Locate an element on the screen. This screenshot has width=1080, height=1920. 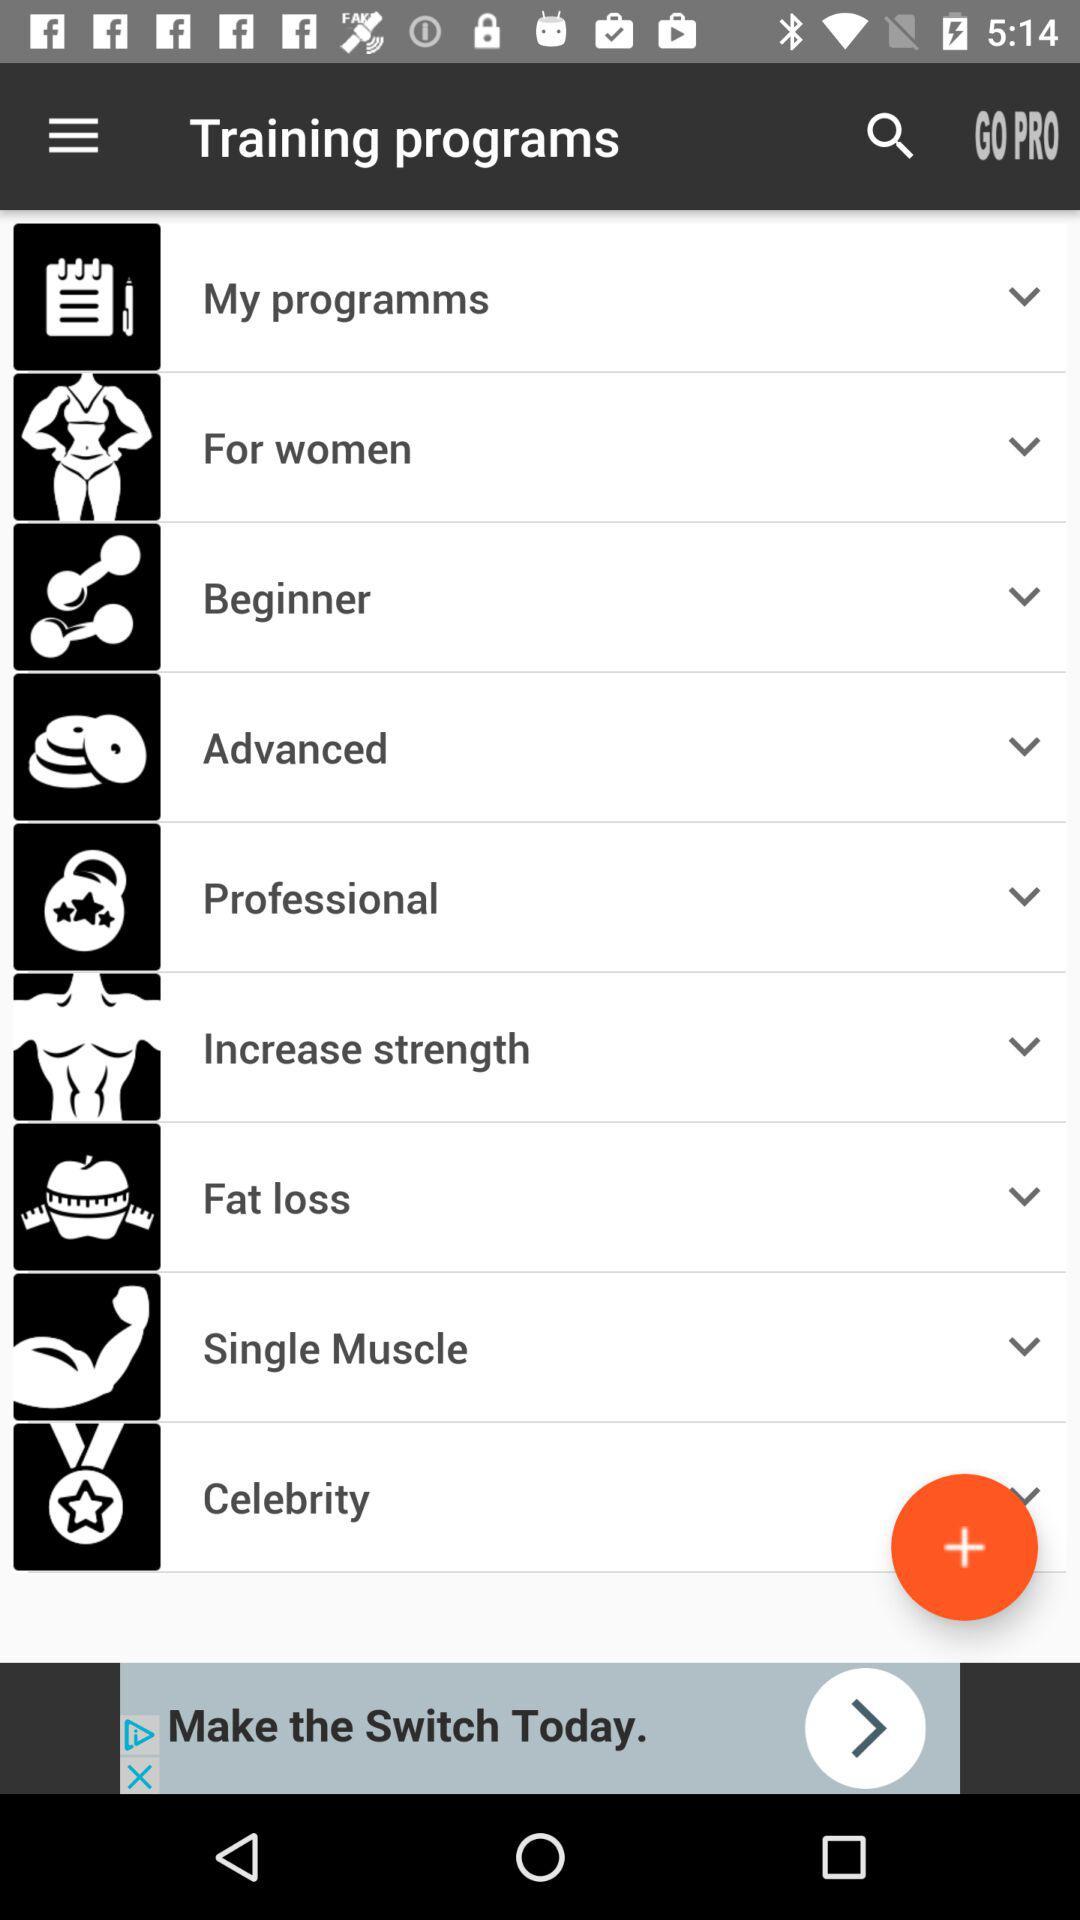
post is located at coordinates (963, 1546).